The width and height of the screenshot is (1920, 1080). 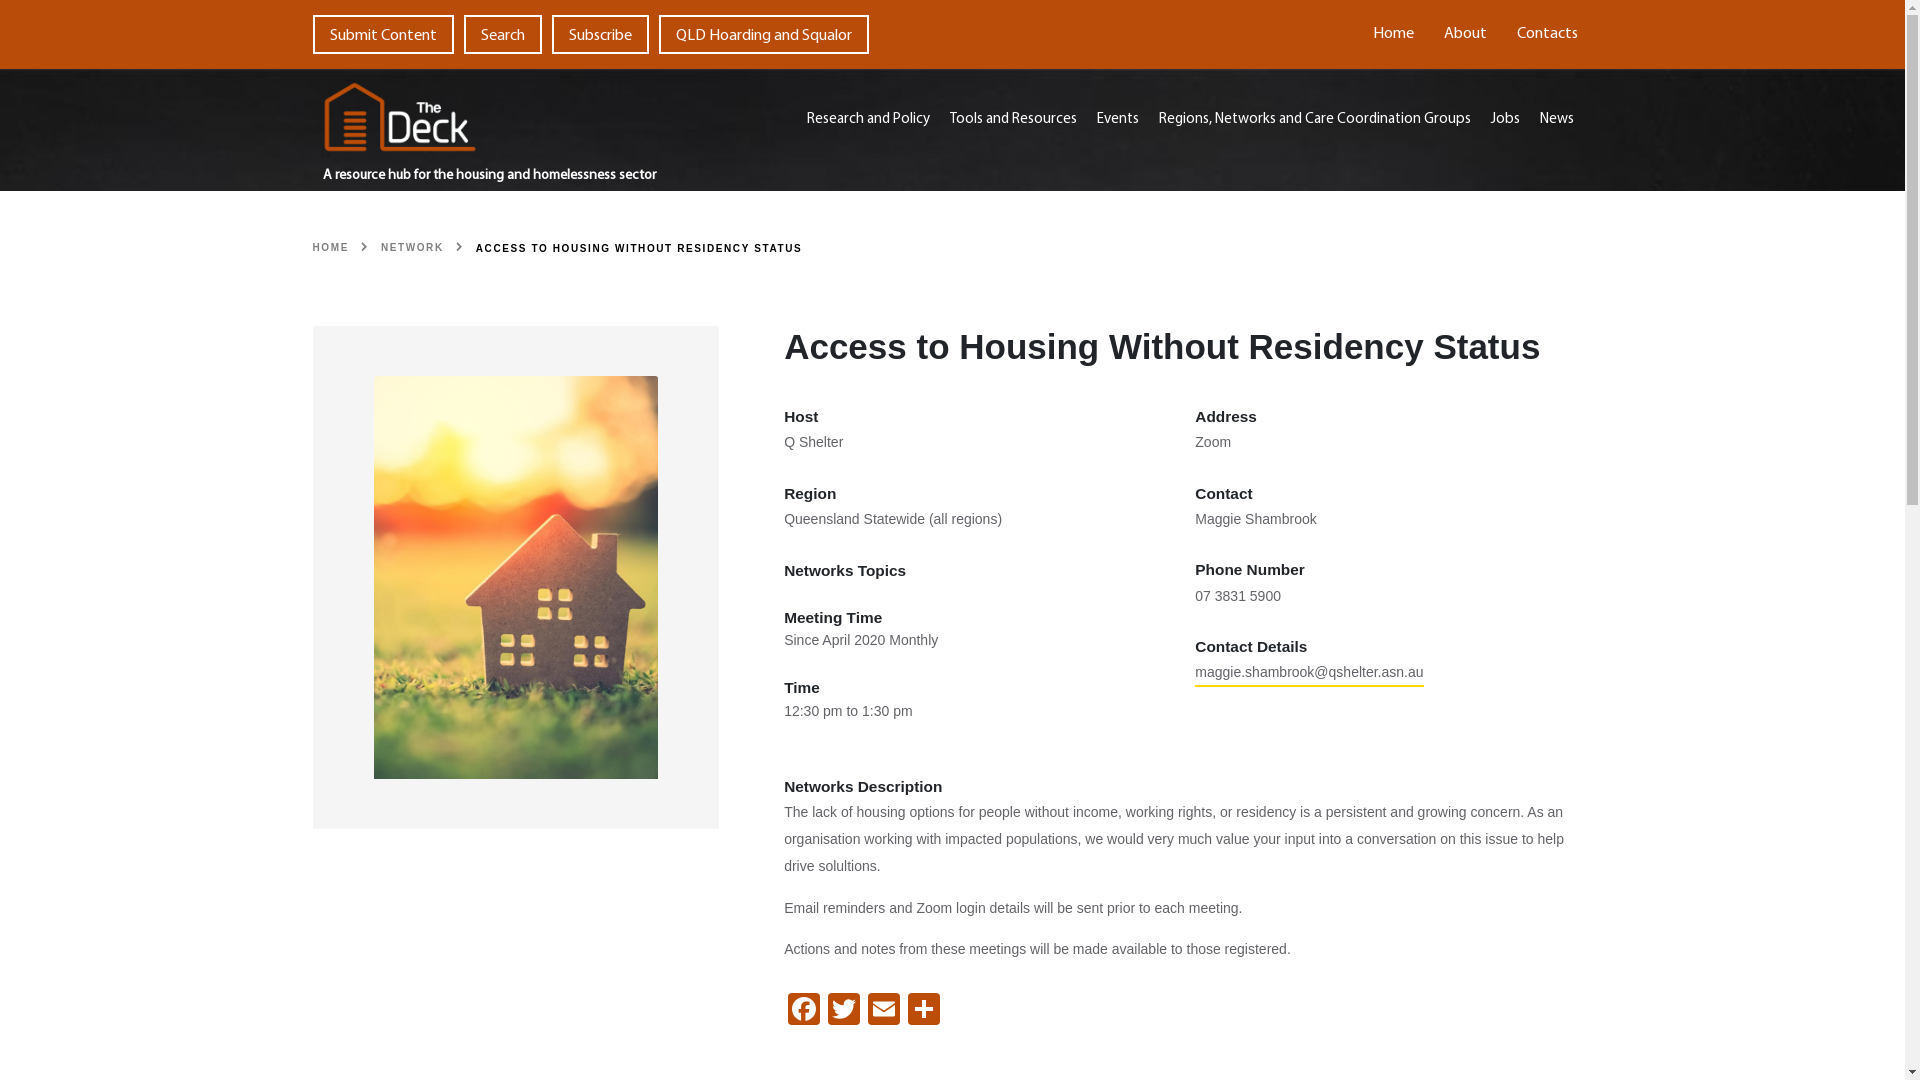 What do you see at coordinates (1013, 120) in the screenshot?
I see `'Tools and Resources'` at bounding box center [1013, 120].